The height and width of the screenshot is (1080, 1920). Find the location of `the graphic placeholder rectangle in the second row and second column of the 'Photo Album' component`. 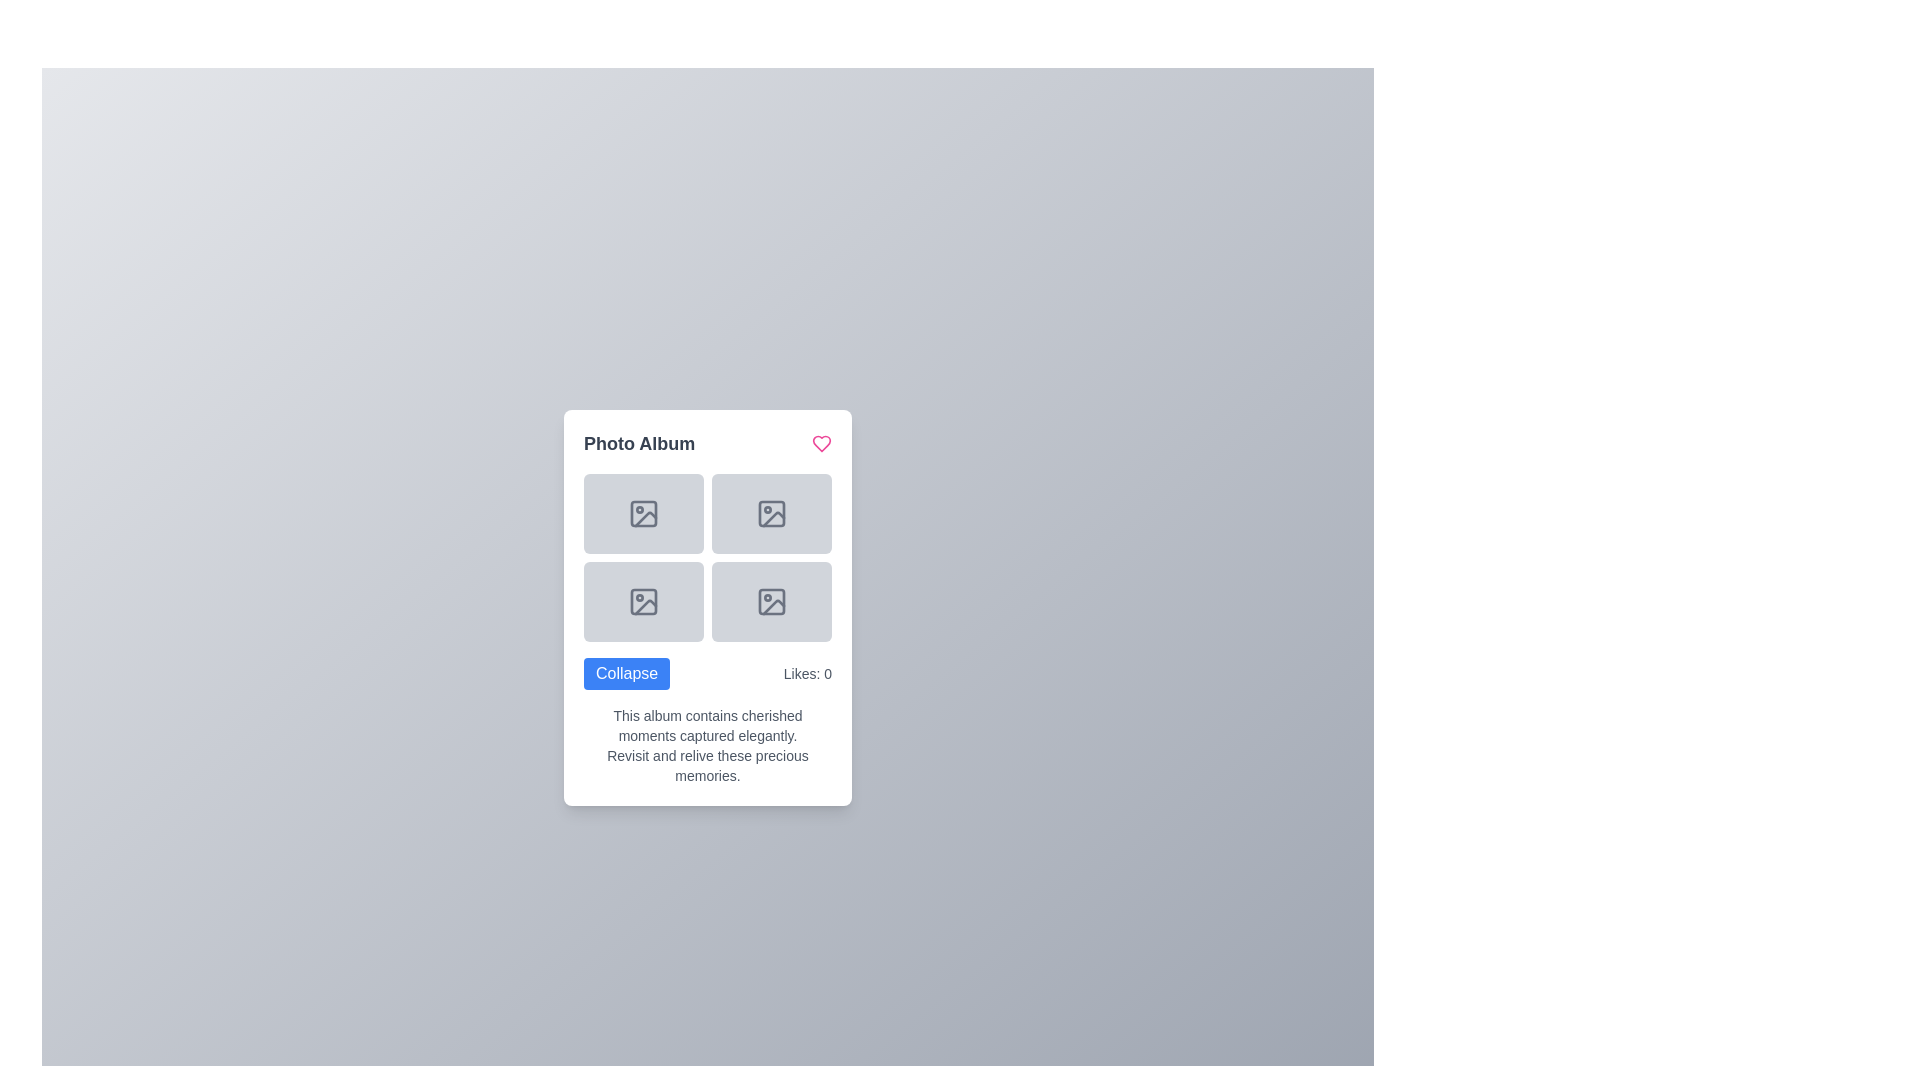

the graphic placeholder rectangle in the second row and second column of the 'Photo Album' component is located at coordinates (771, 600).